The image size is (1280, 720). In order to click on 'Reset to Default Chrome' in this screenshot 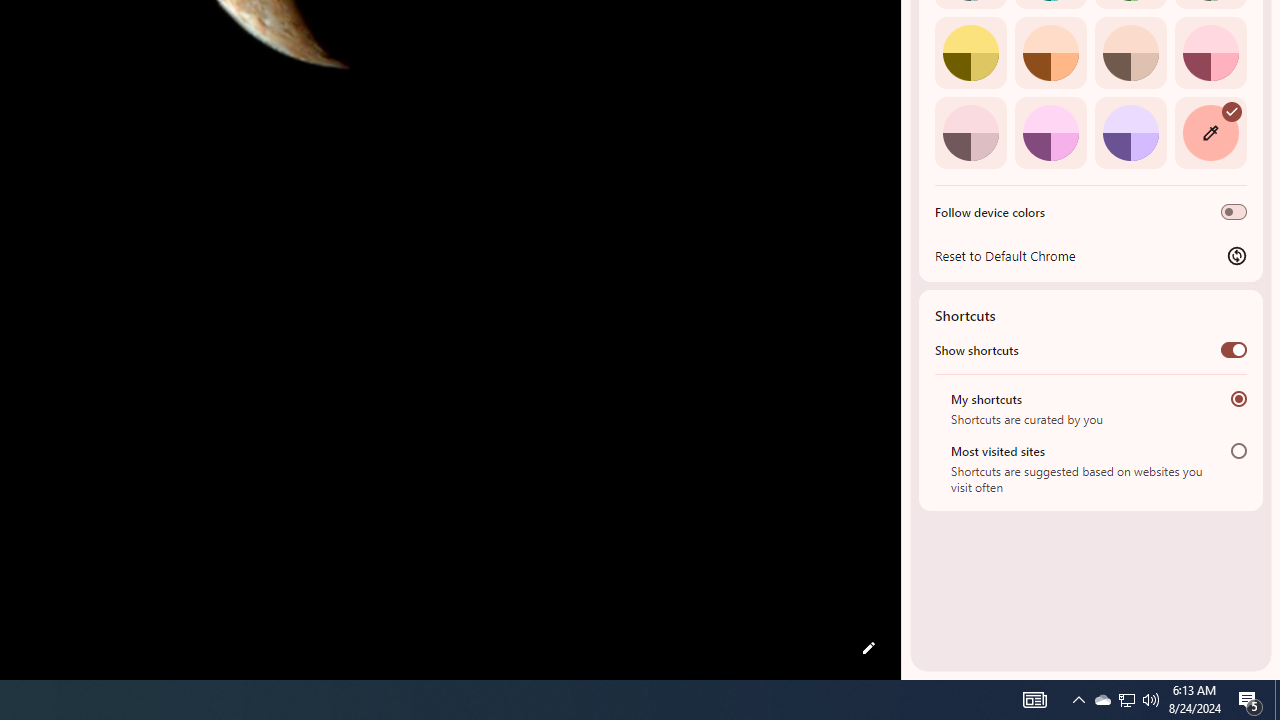, I will do `click(1090, 254)`.